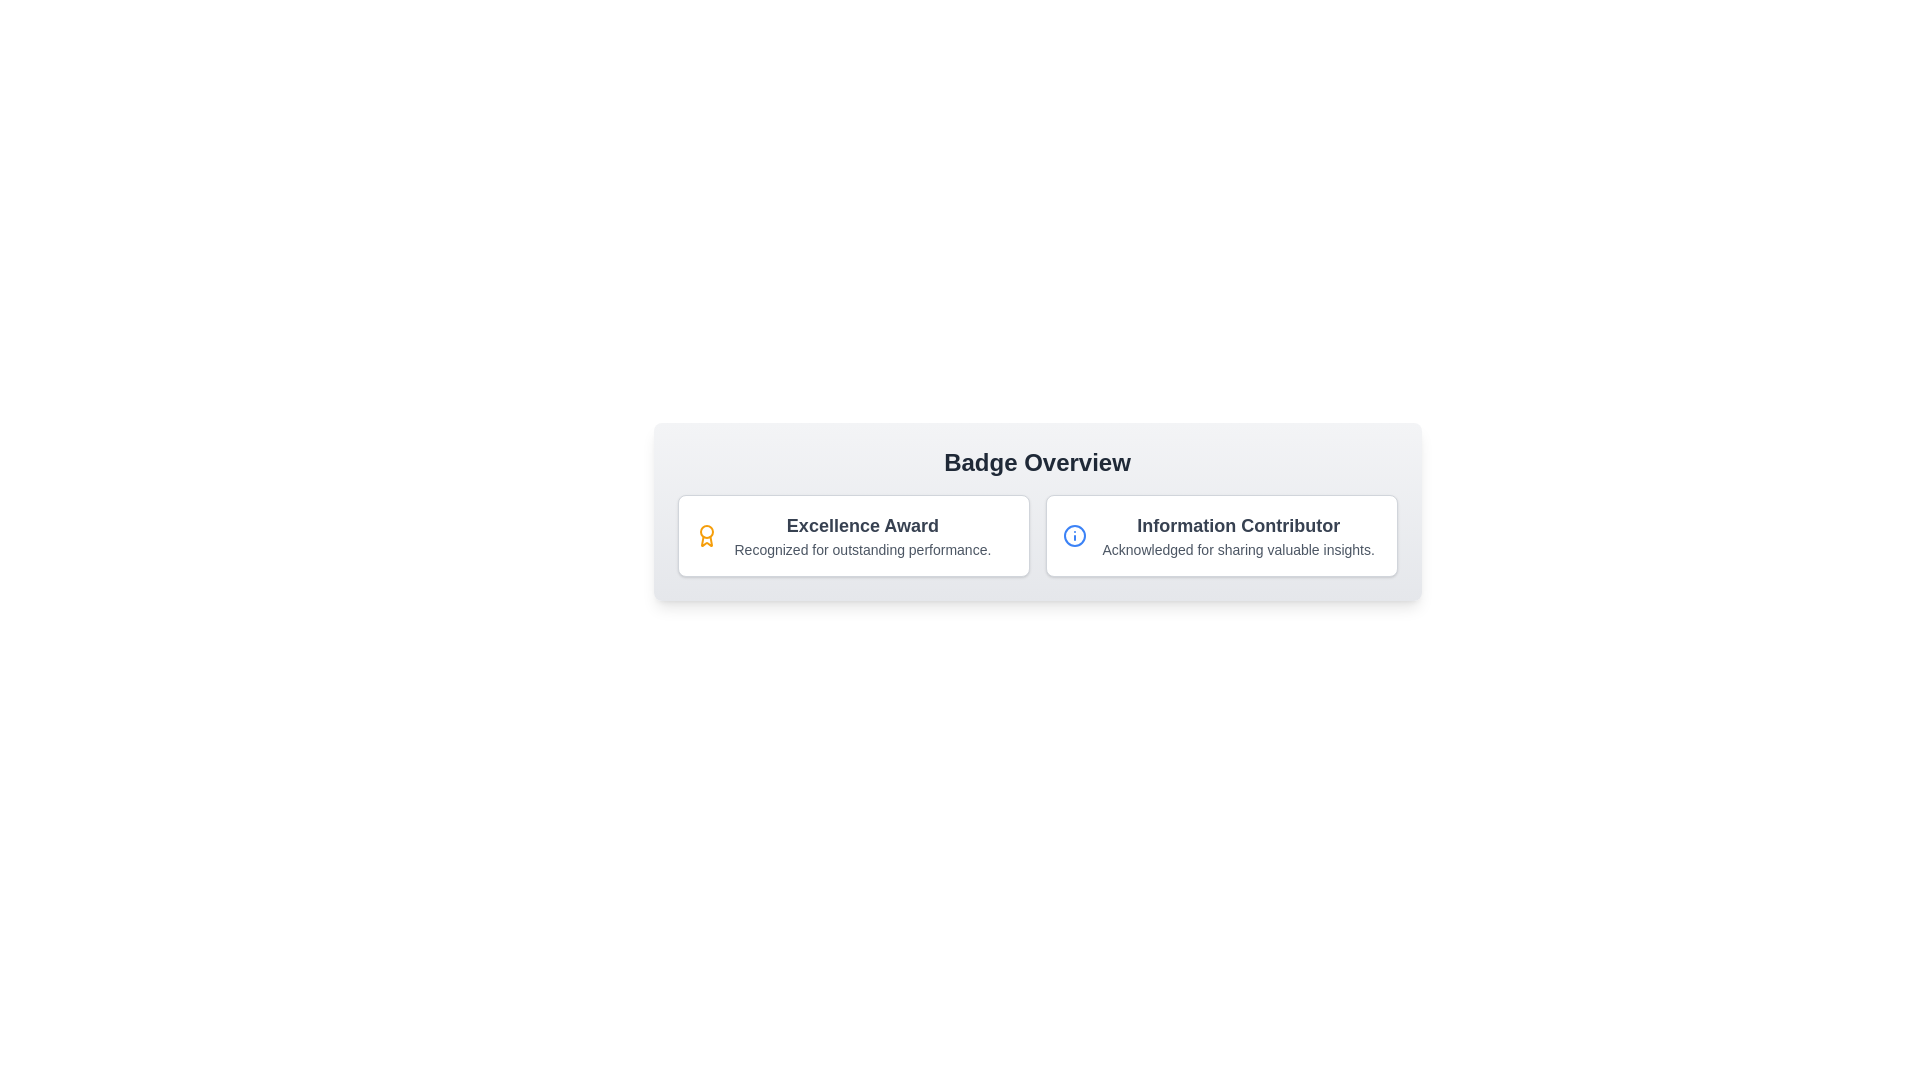 The width and height of the screenshot is (1920, 1080). What do you see at coordinates (862, 550) in the screenshot?
I see `descriptive text about the 'Excellence Award' badge, which is located below the main title within the badge card` at bounding box center [862, 550].